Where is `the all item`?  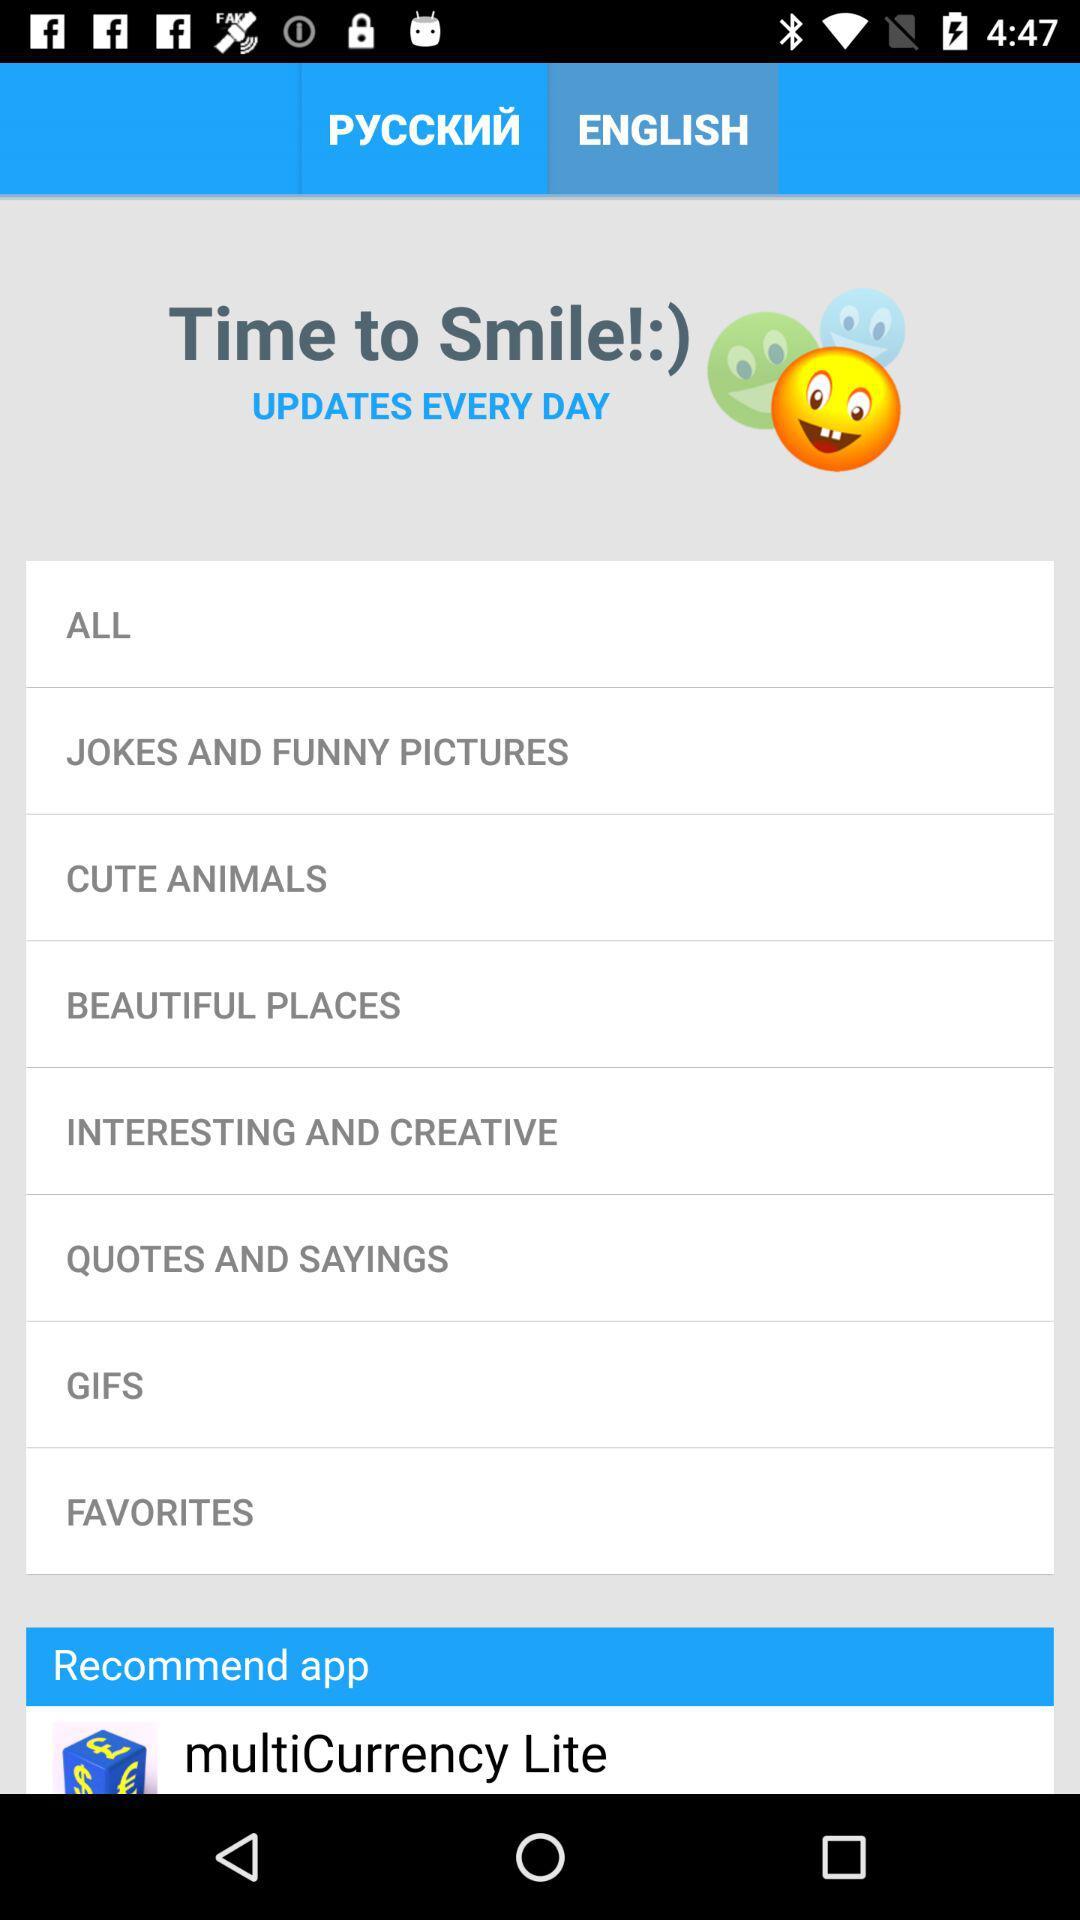
the all item is located at coordinates (540, 623).